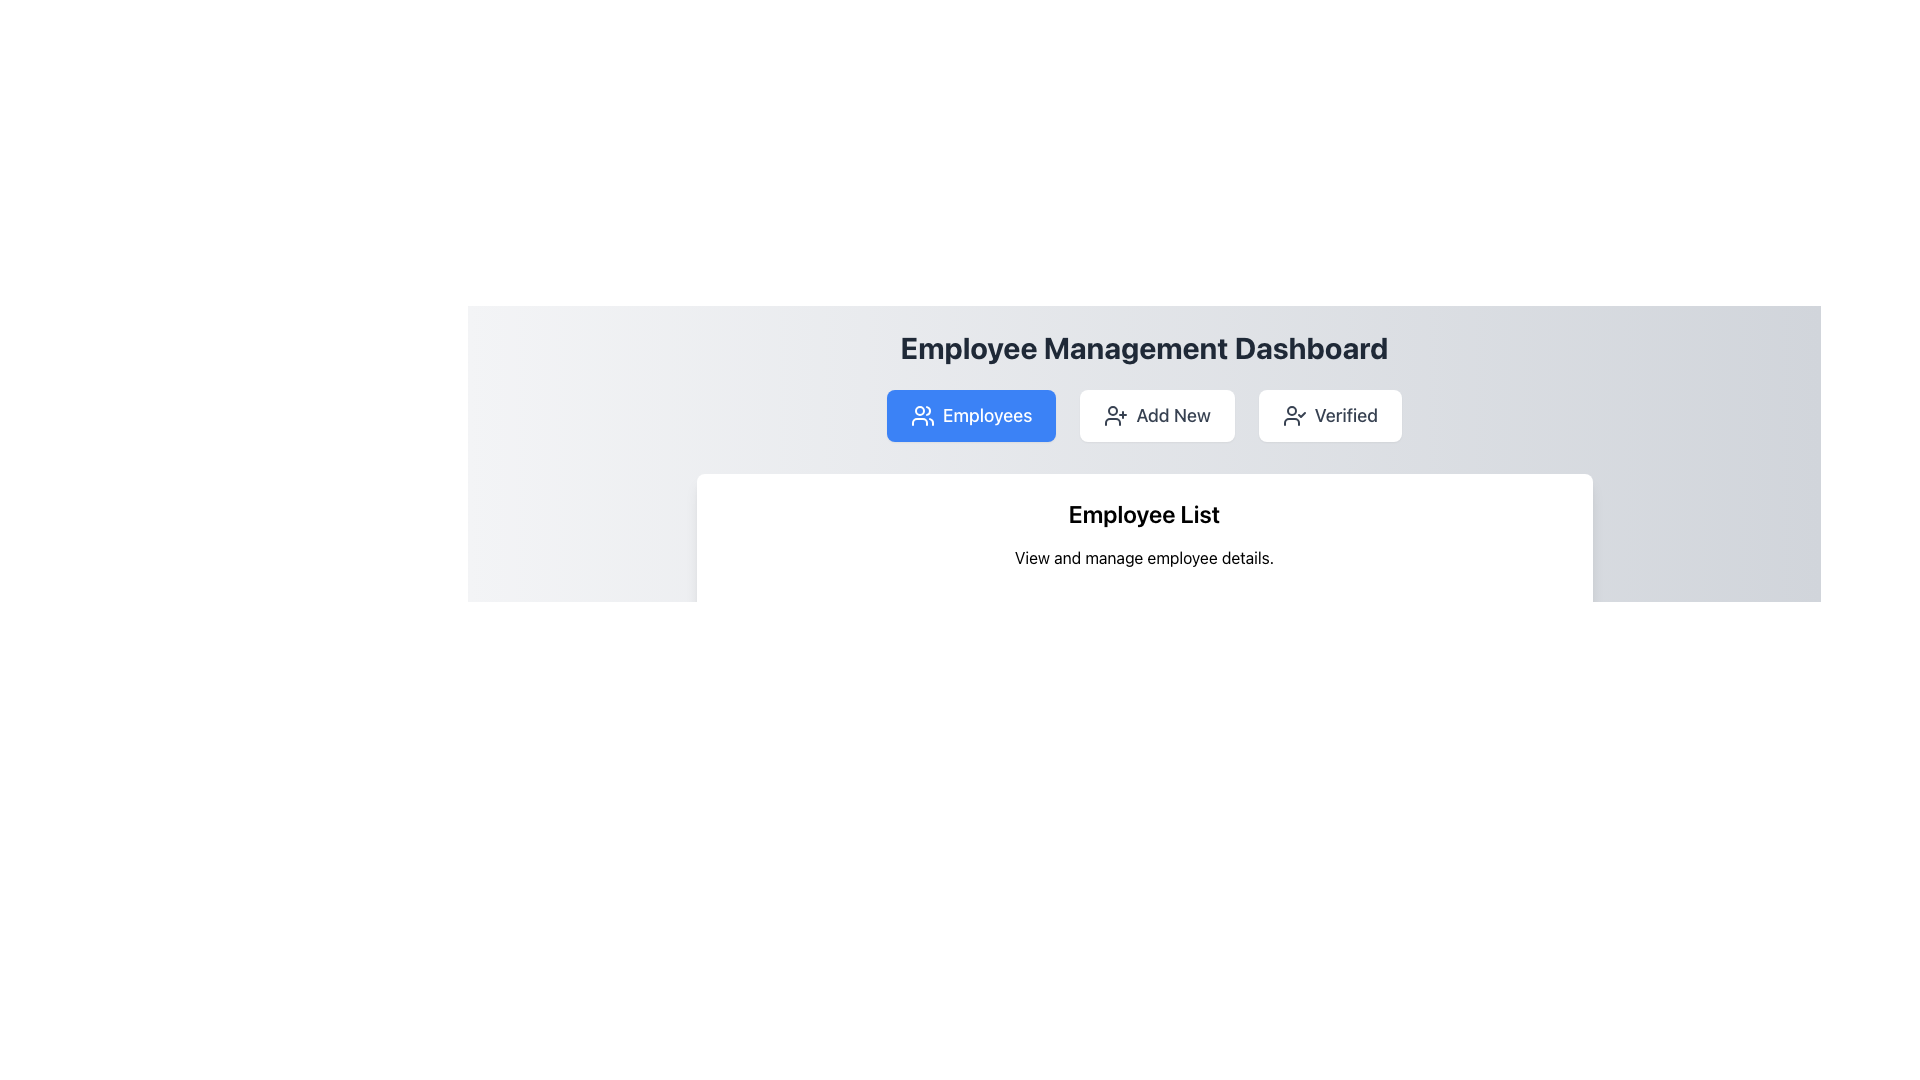 This screenshot has width=1920, height=1080. Describe the element at coordinates (1157, 415) in the screenshot. I see `the 'Add New' button, which is the second button in a horizontal layout between 'Employees' and 'Verified' options` at that location.